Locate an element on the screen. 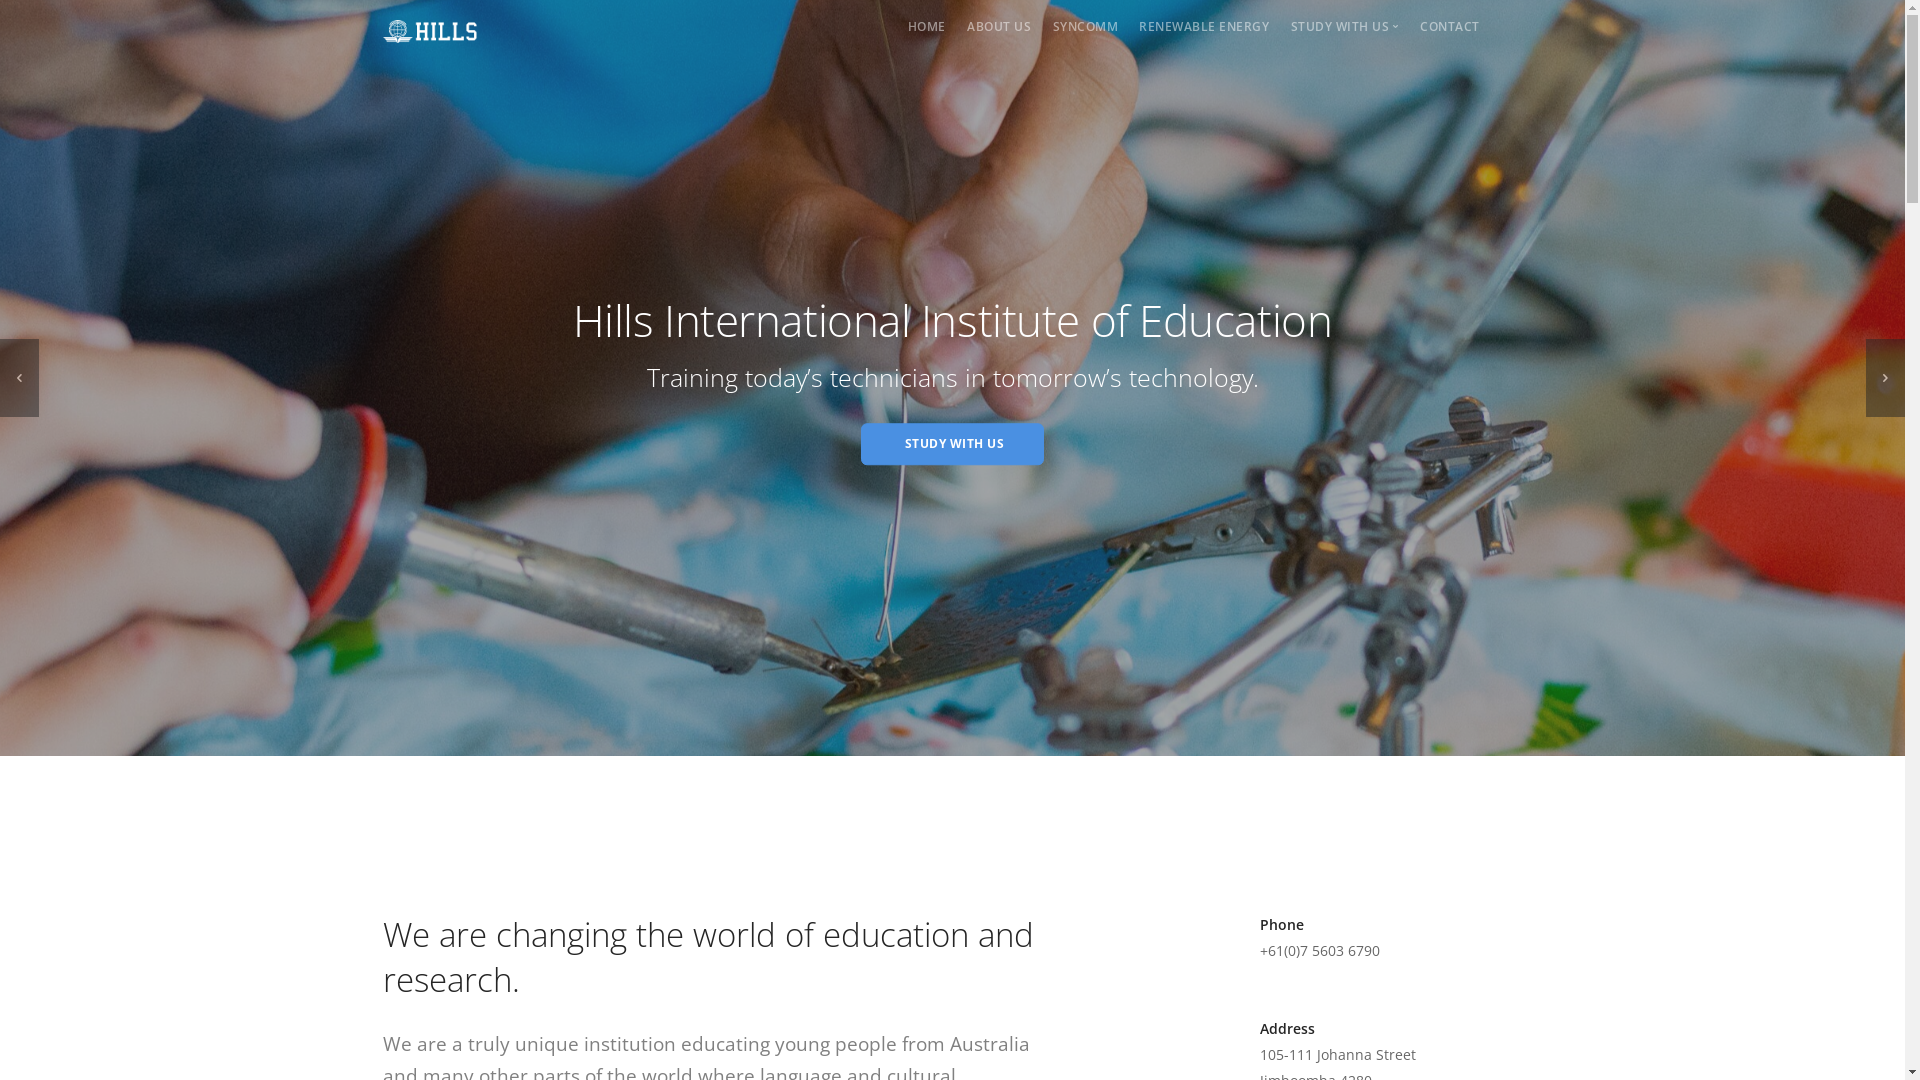 This screenshot has width=1920, height=1080. 'CONTACT' is located at coordinates (1449, 26).